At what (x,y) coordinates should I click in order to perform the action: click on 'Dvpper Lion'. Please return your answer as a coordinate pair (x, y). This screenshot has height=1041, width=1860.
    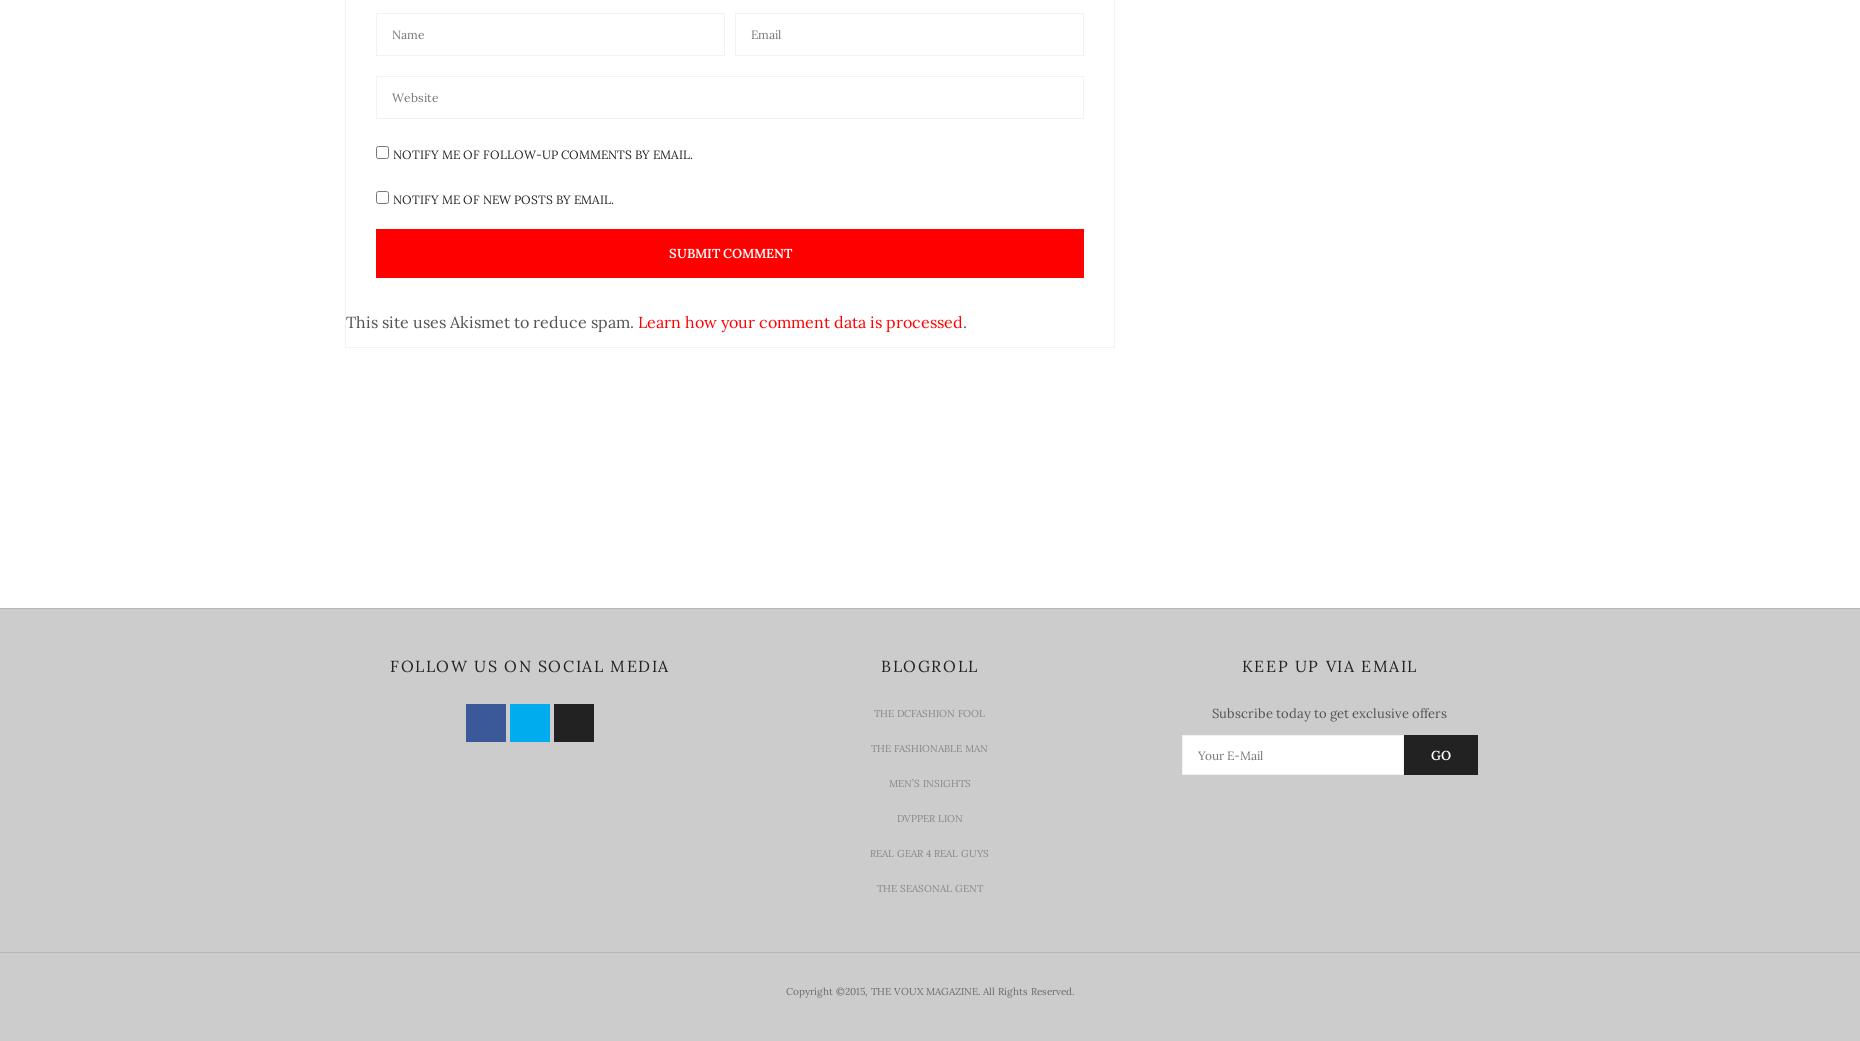
    Looking at the image, I should click on (929, 818).